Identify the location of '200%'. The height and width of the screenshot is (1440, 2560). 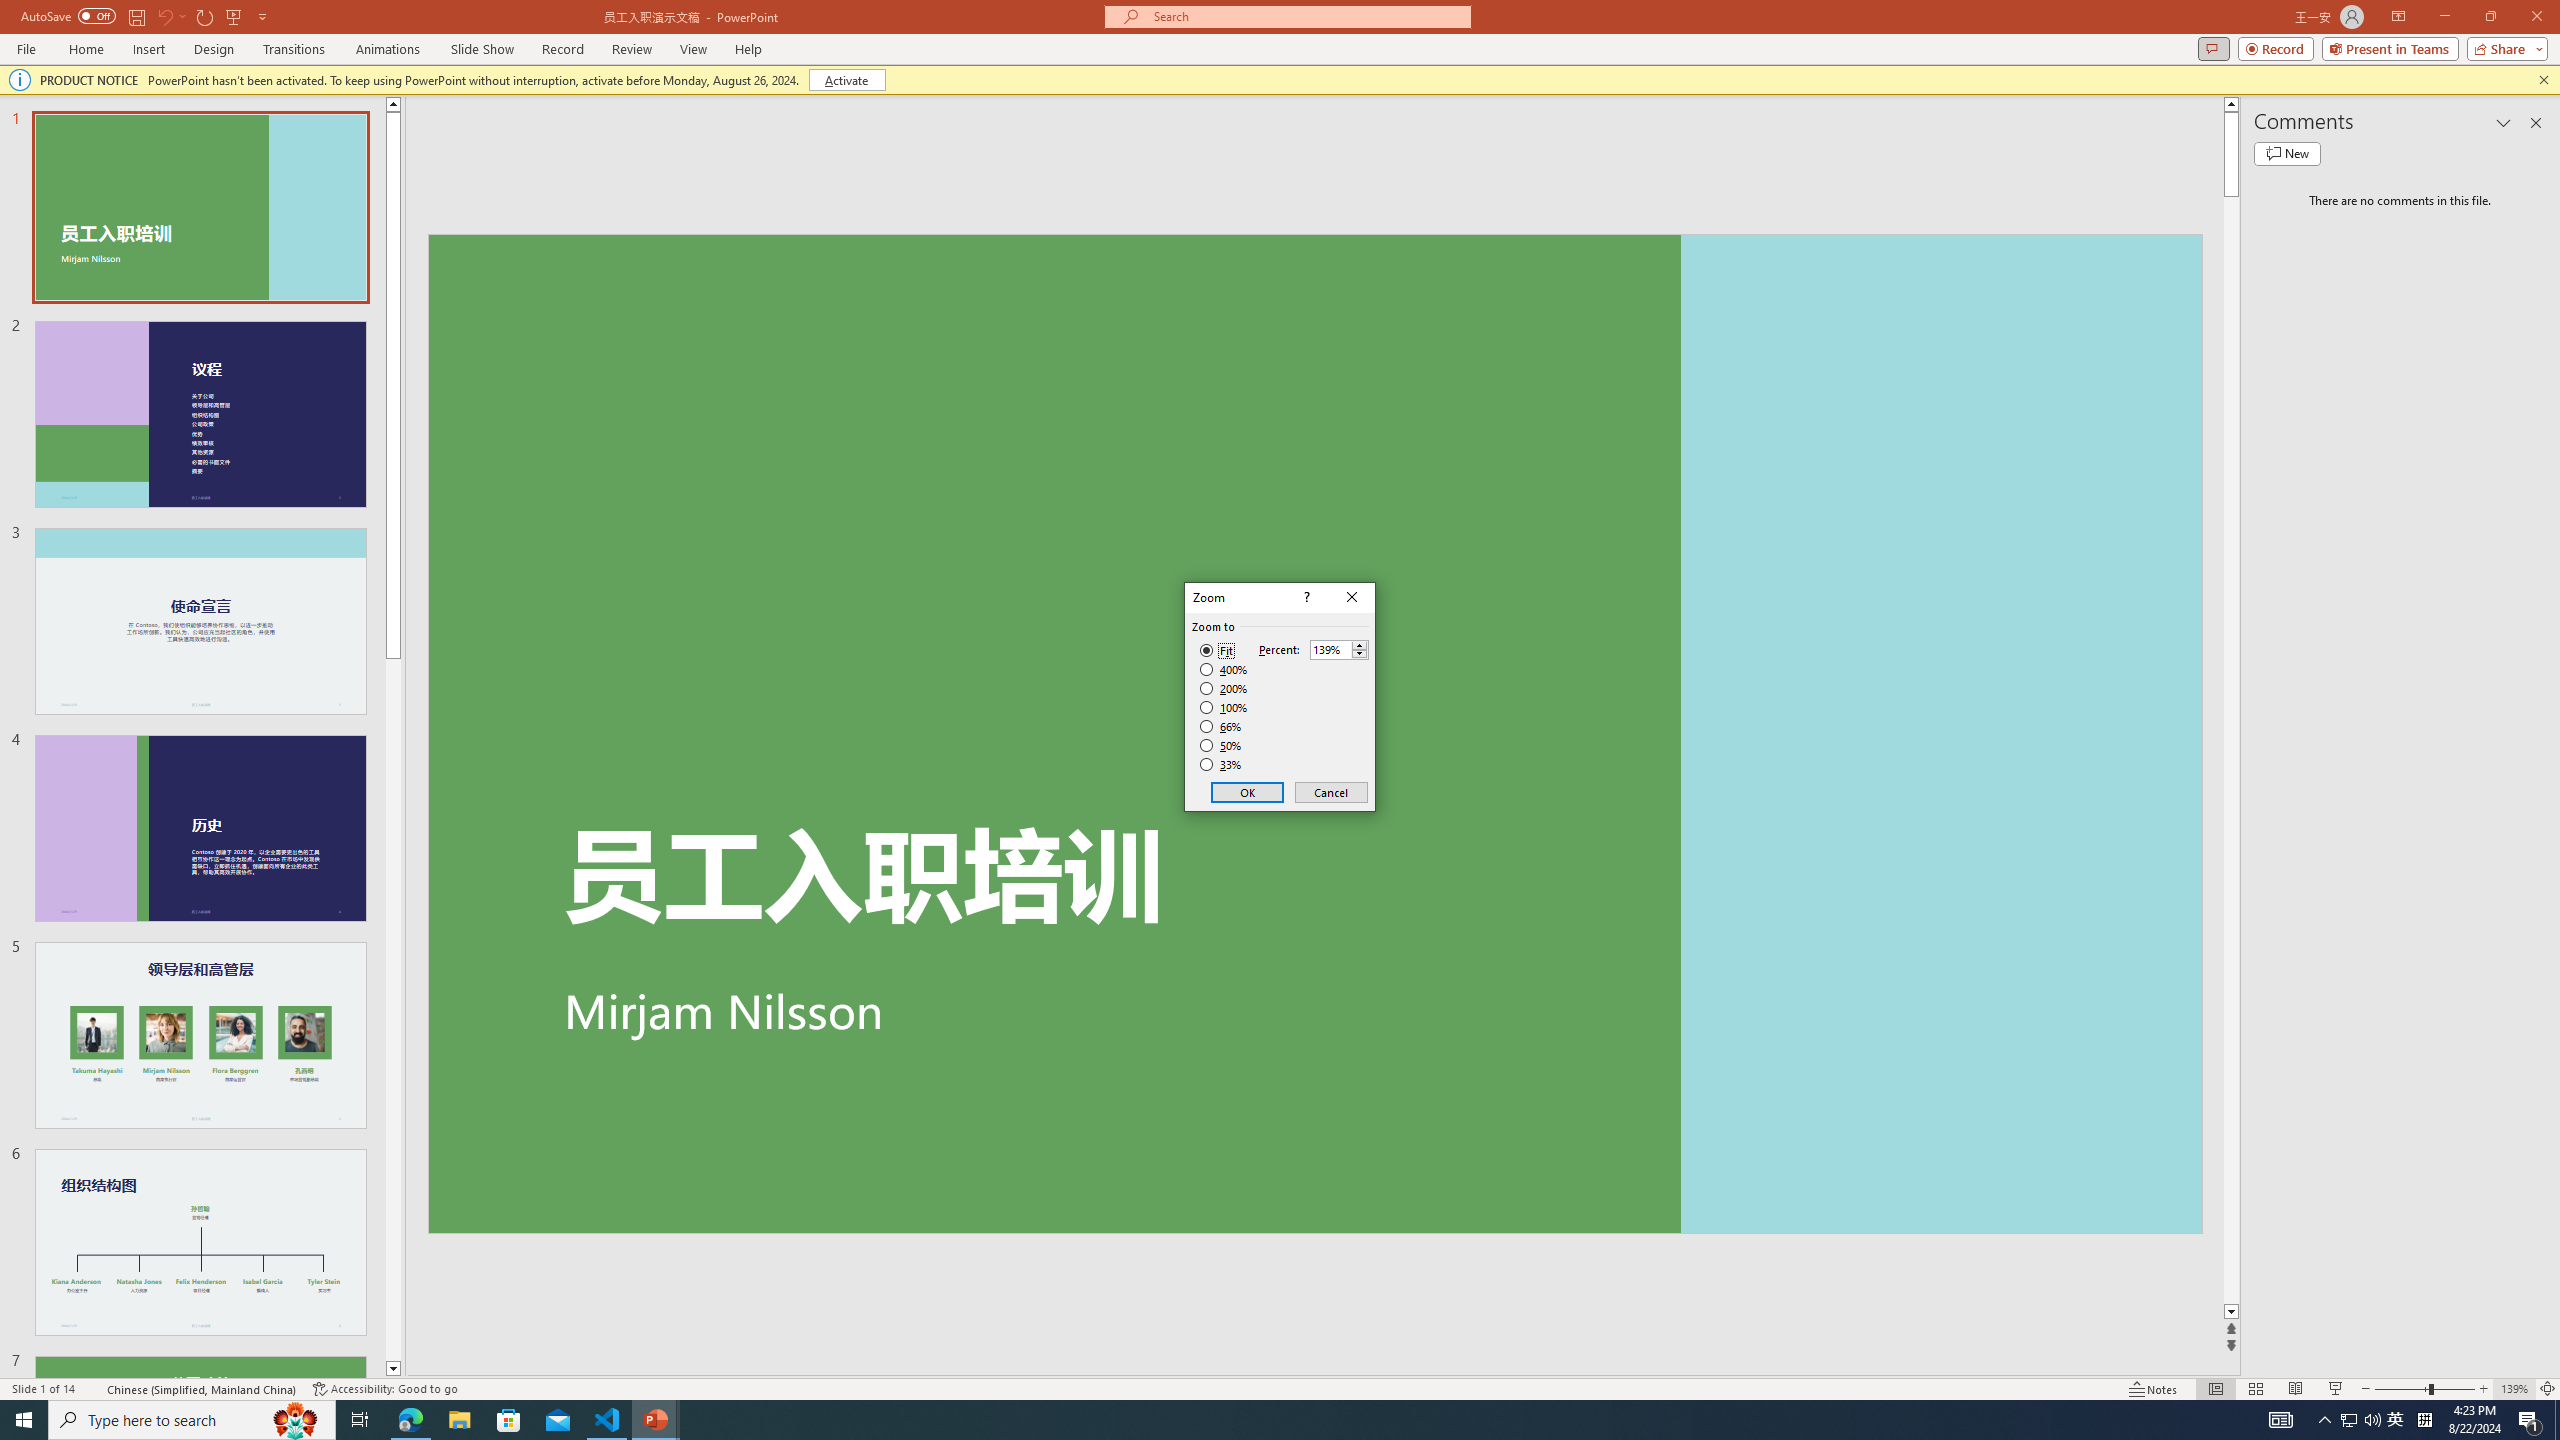
(1223, 689).